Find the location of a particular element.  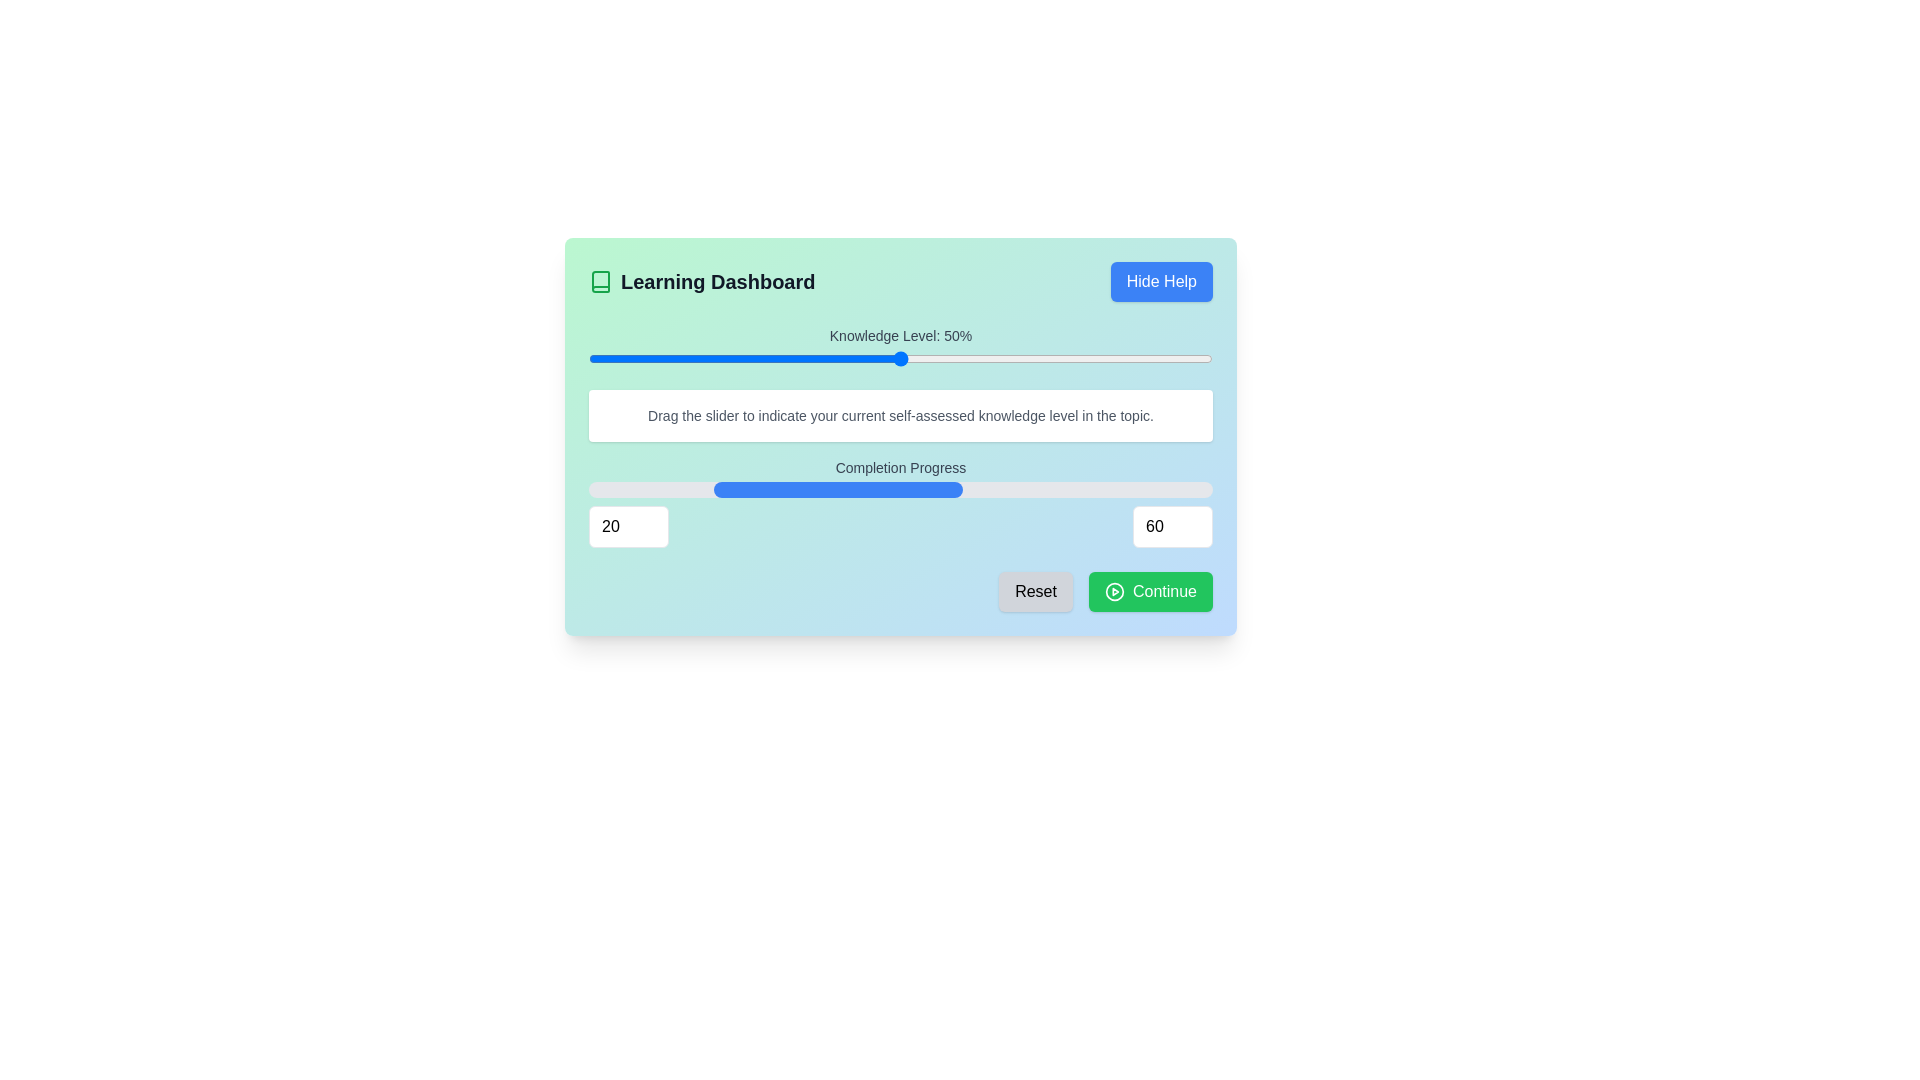

the Numeric Input Field displaying the value '60' in the bottom-right section of the 'Completion Progress' panel is located at coordinates (1172, 526).